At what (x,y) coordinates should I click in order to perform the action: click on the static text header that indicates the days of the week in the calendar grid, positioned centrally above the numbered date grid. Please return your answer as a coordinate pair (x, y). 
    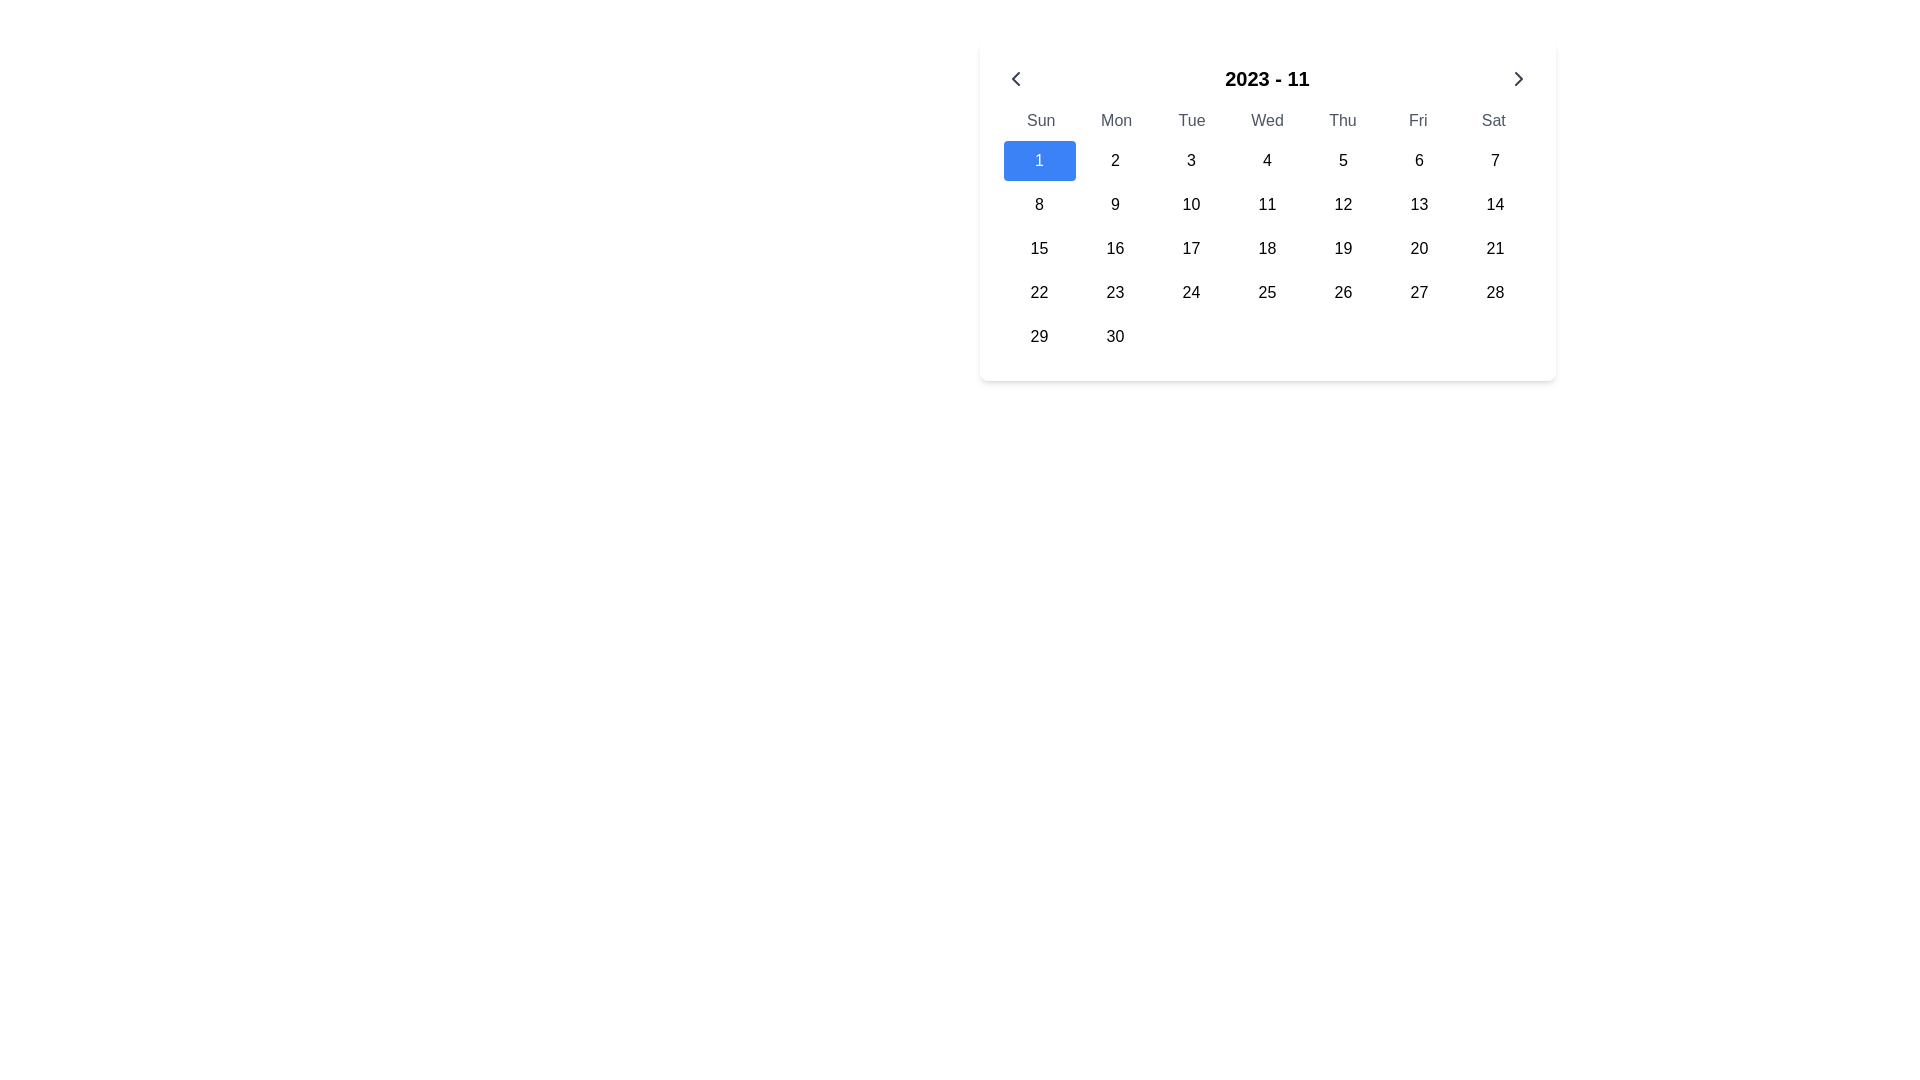
    Looking at the image, I should click on (1266, 120).